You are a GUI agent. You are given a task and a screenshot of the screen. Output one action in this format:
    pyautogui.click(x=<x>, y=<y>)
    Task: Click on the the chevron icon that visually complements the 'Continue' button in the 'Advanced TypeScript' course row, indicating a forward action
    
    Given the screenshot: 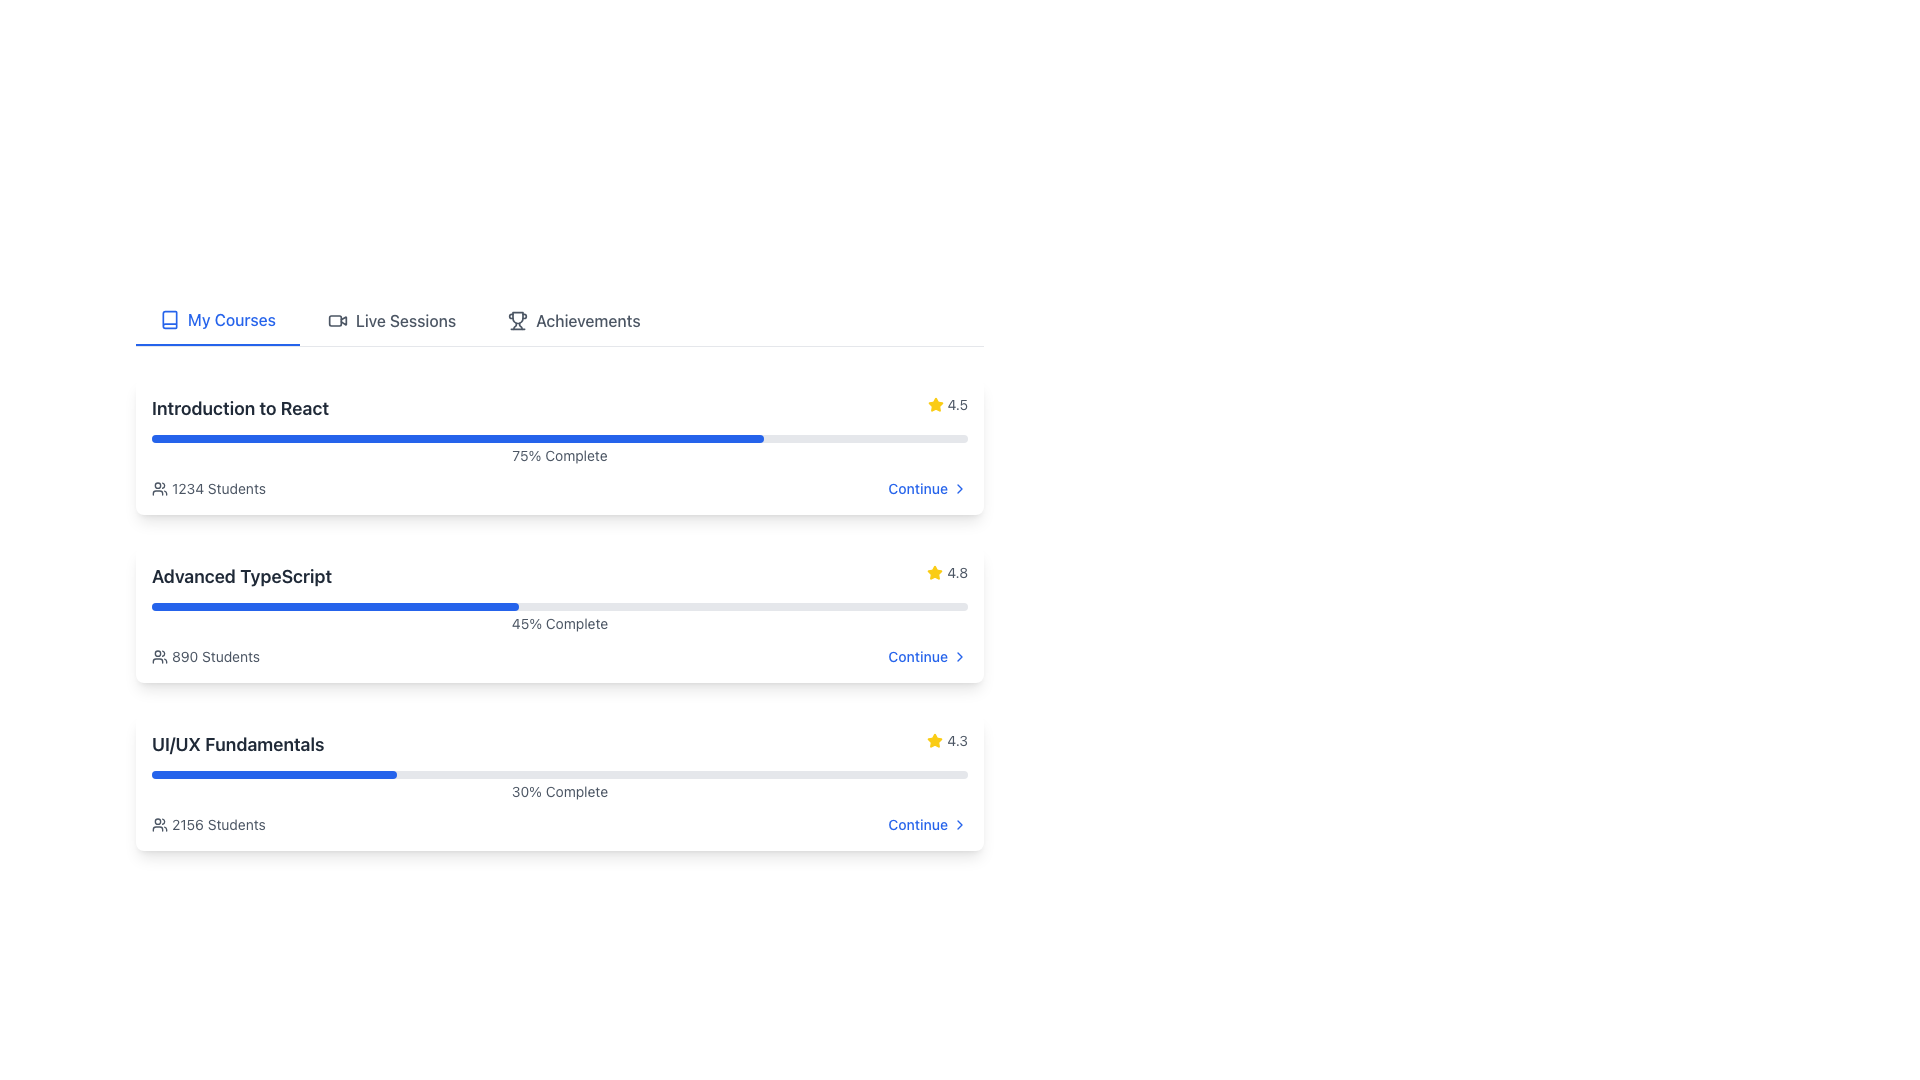 What is the action you would take?
    pyautogui.click(x=960, y=656)
    